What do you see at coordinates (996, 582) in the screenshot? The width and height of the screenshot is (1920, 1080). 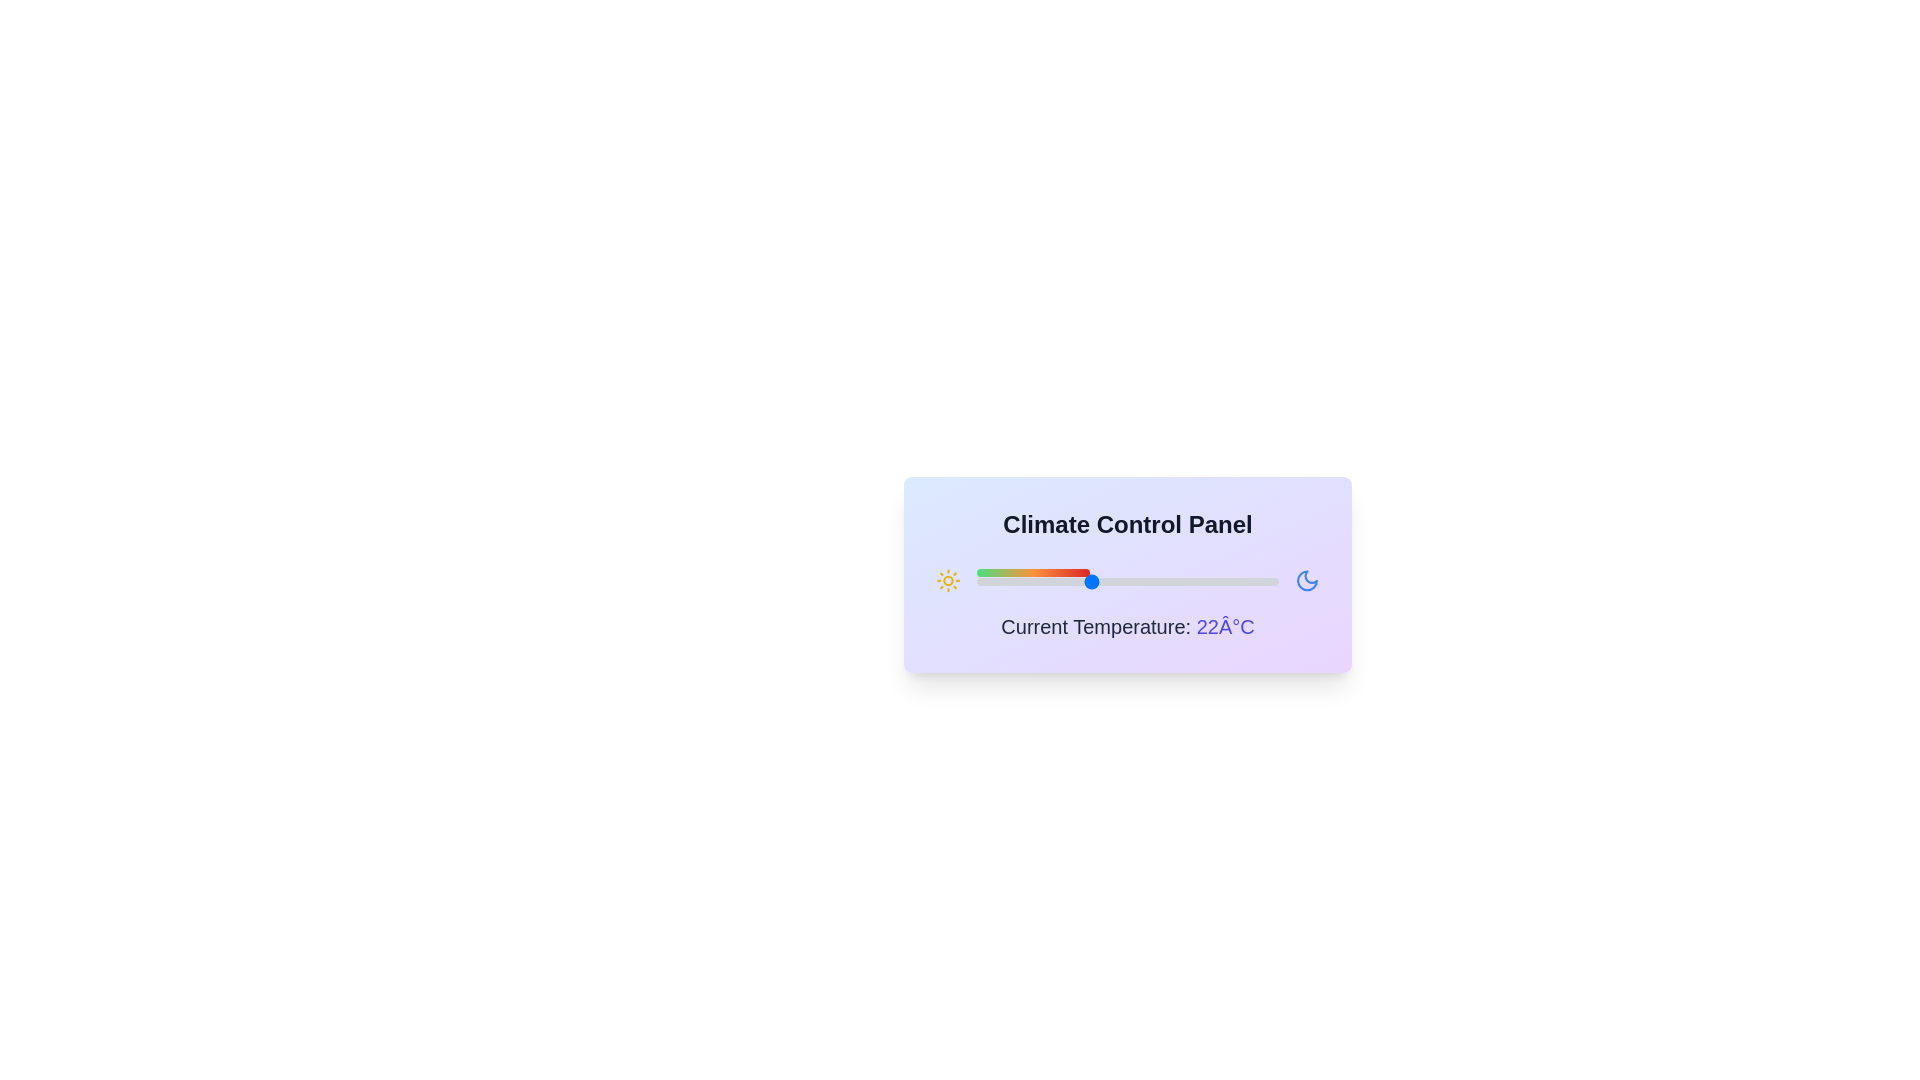 I see `the temperature` at bounding box center [996, 582].